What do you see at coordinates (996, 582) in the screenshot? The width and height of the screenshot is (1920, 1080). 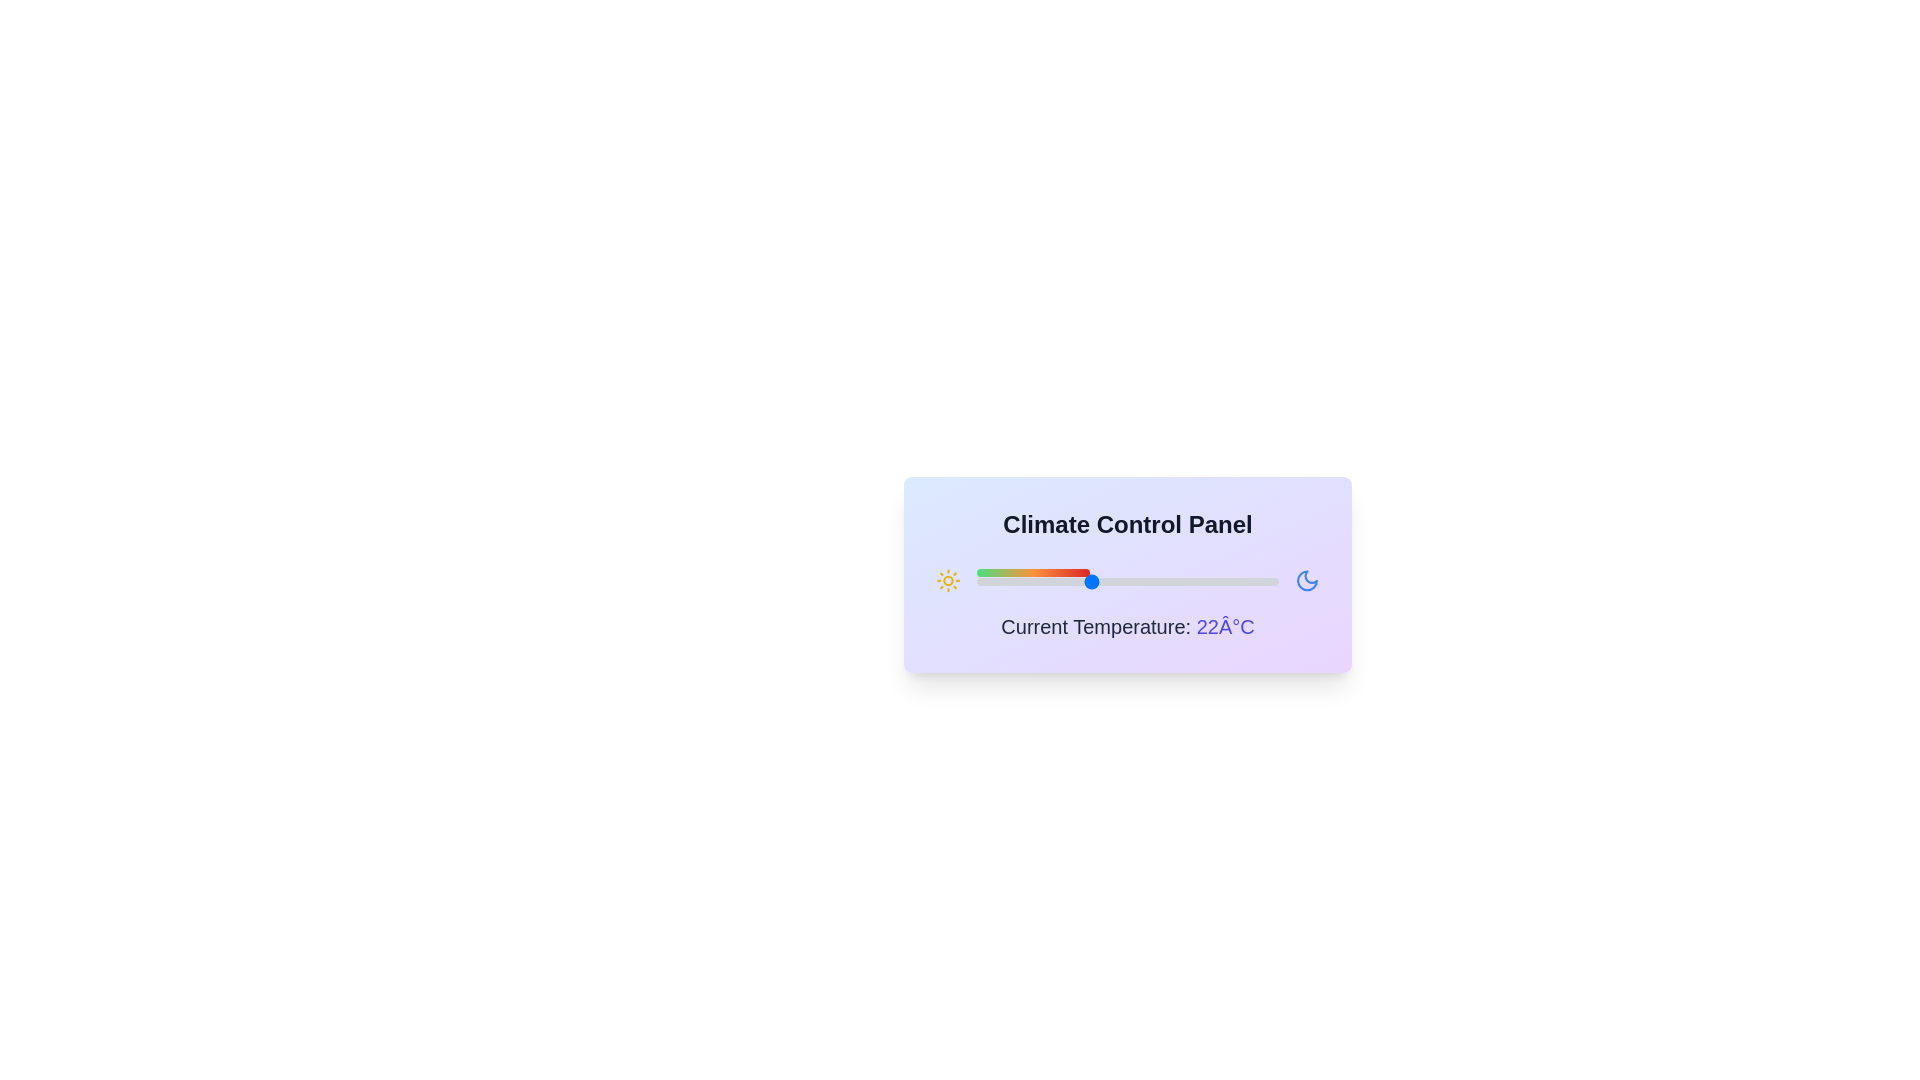 I see `the temperature` at bounding box center [996, 582].